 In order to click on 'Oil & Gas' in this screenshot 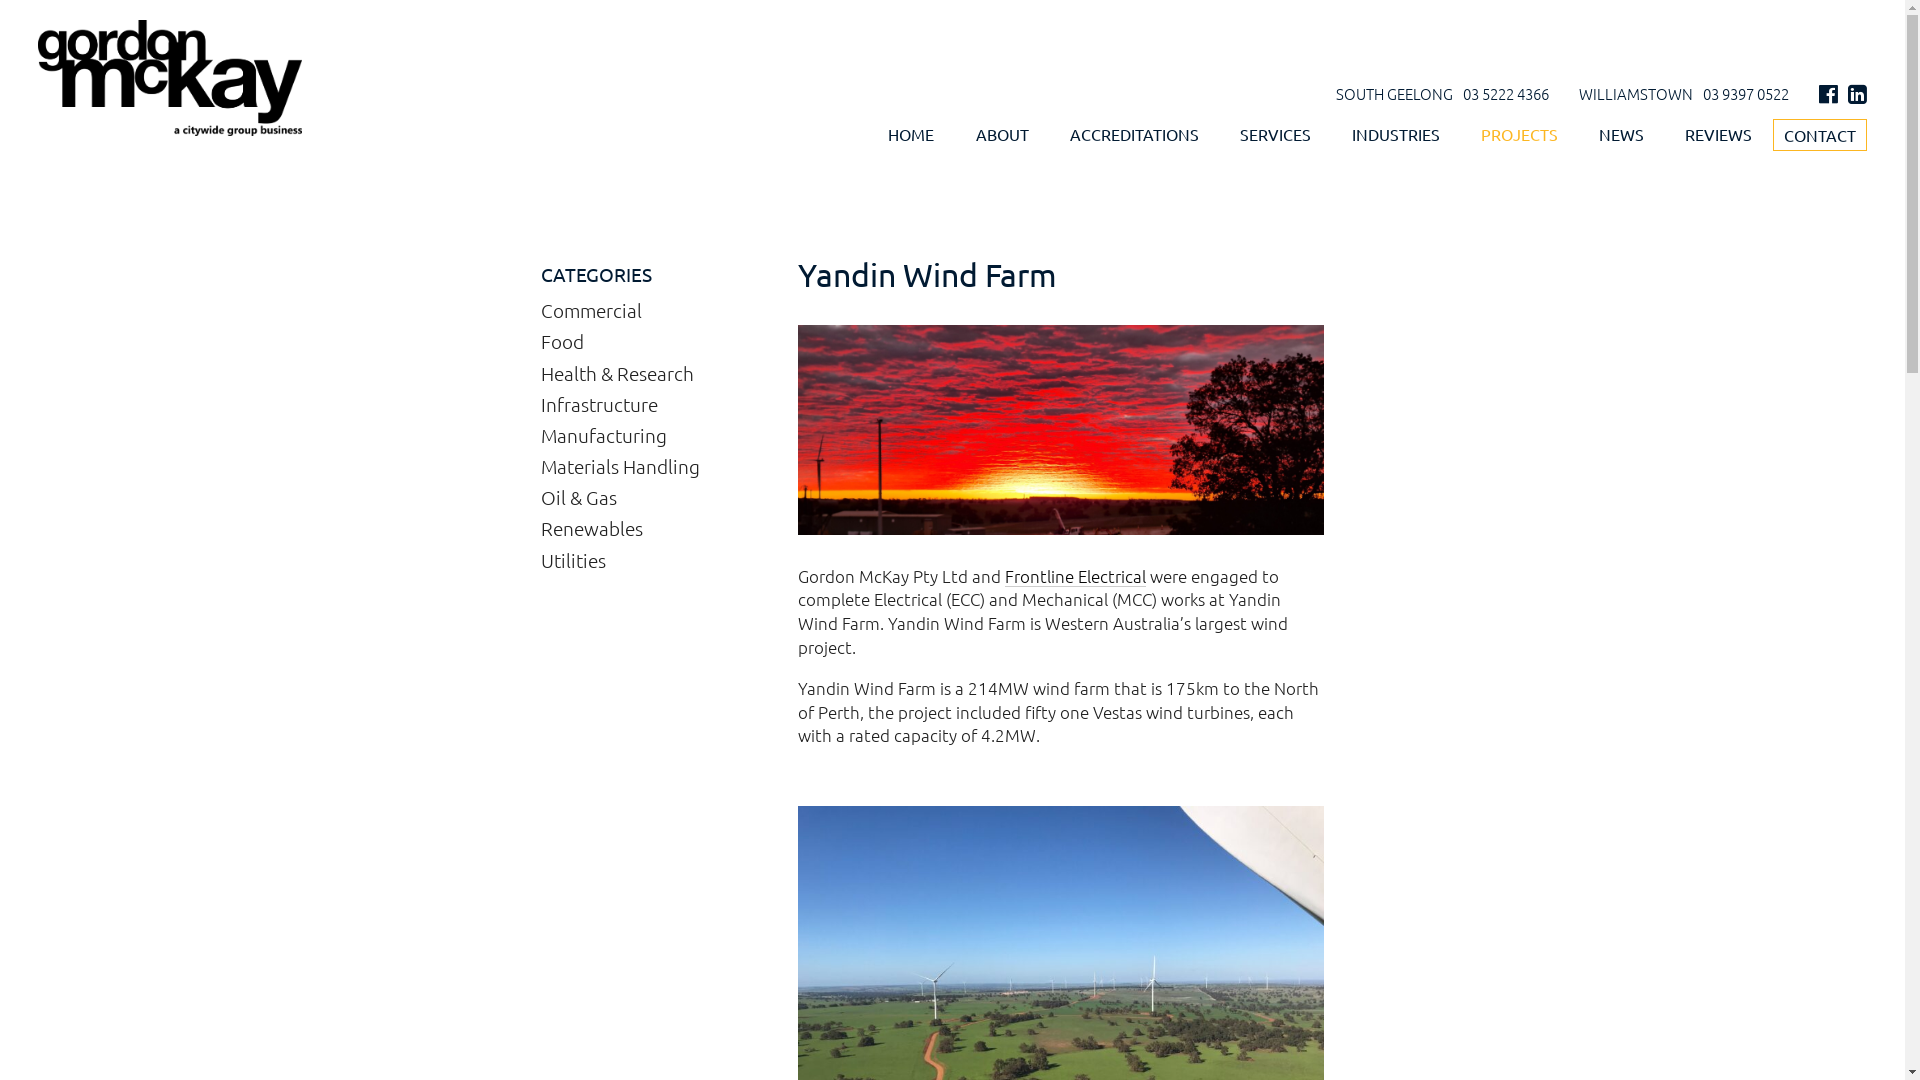, I will do `click(578, 496)`.